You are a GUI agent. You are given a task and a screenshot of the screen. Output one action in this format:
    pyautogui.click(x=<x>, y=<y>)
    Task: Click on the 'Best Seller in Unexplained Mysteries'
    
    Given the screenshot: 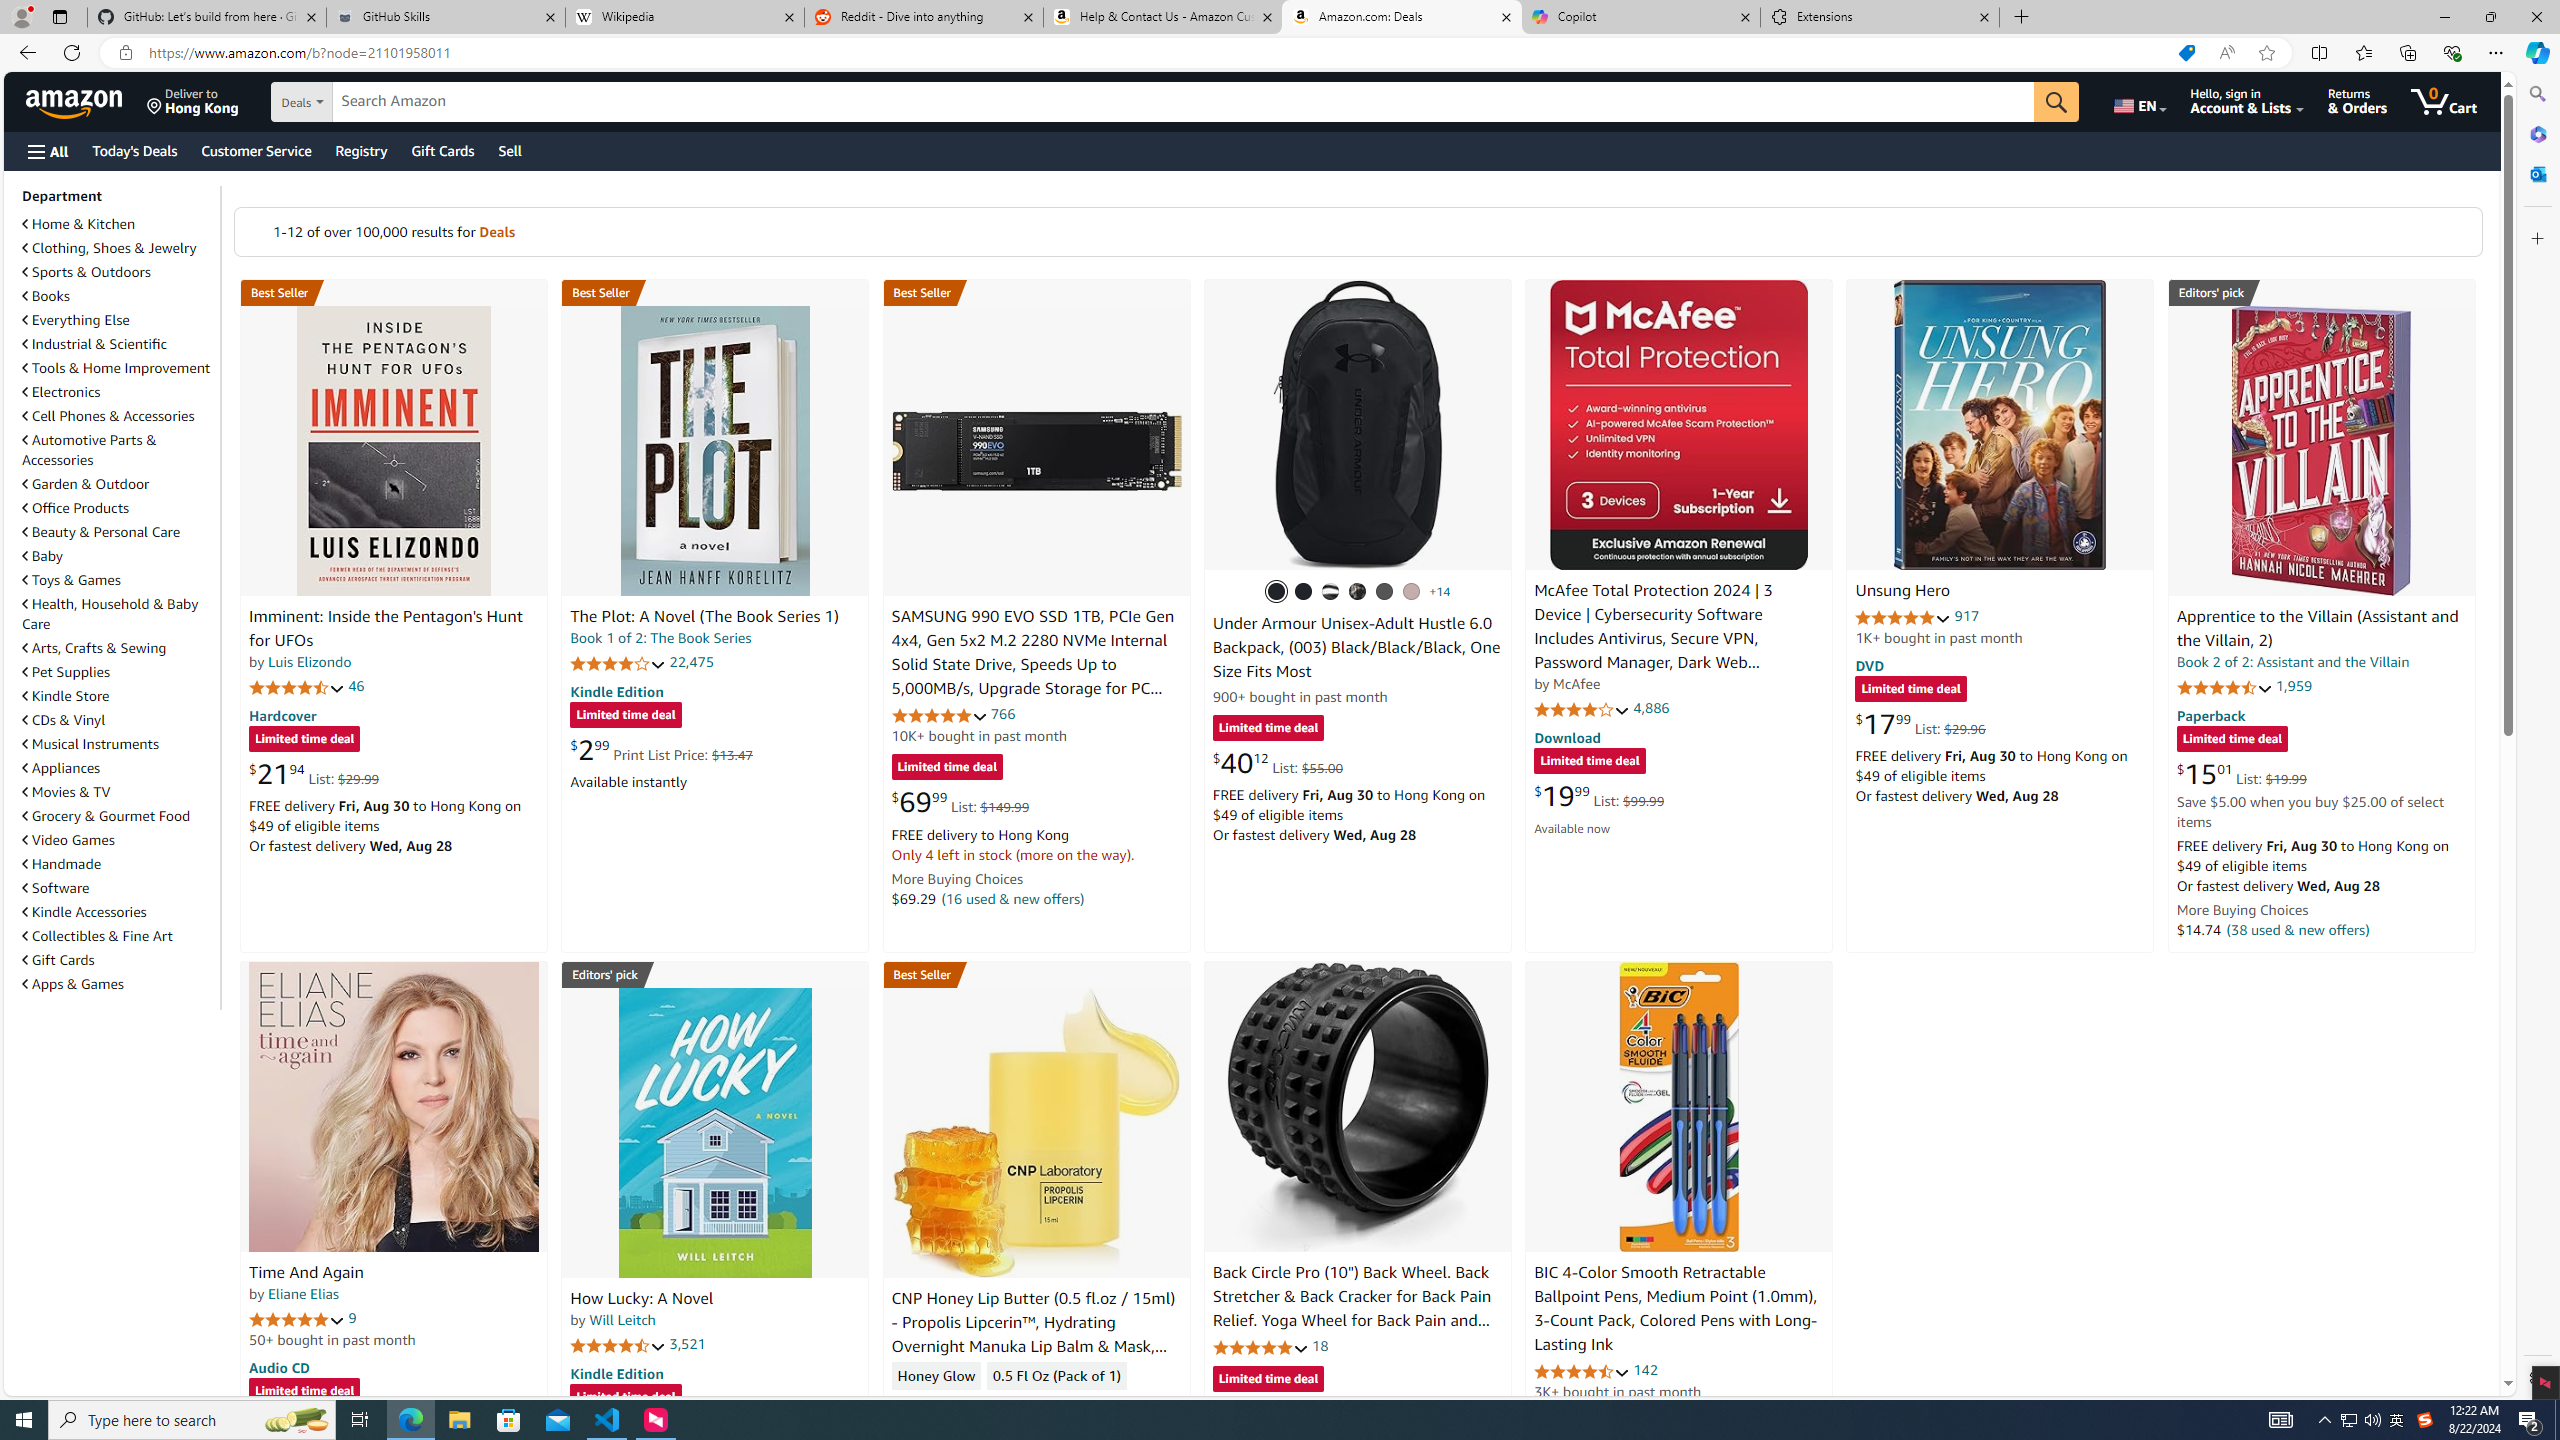 What is the action you would take?
    pyautogui.click(x=394, y=291)
    